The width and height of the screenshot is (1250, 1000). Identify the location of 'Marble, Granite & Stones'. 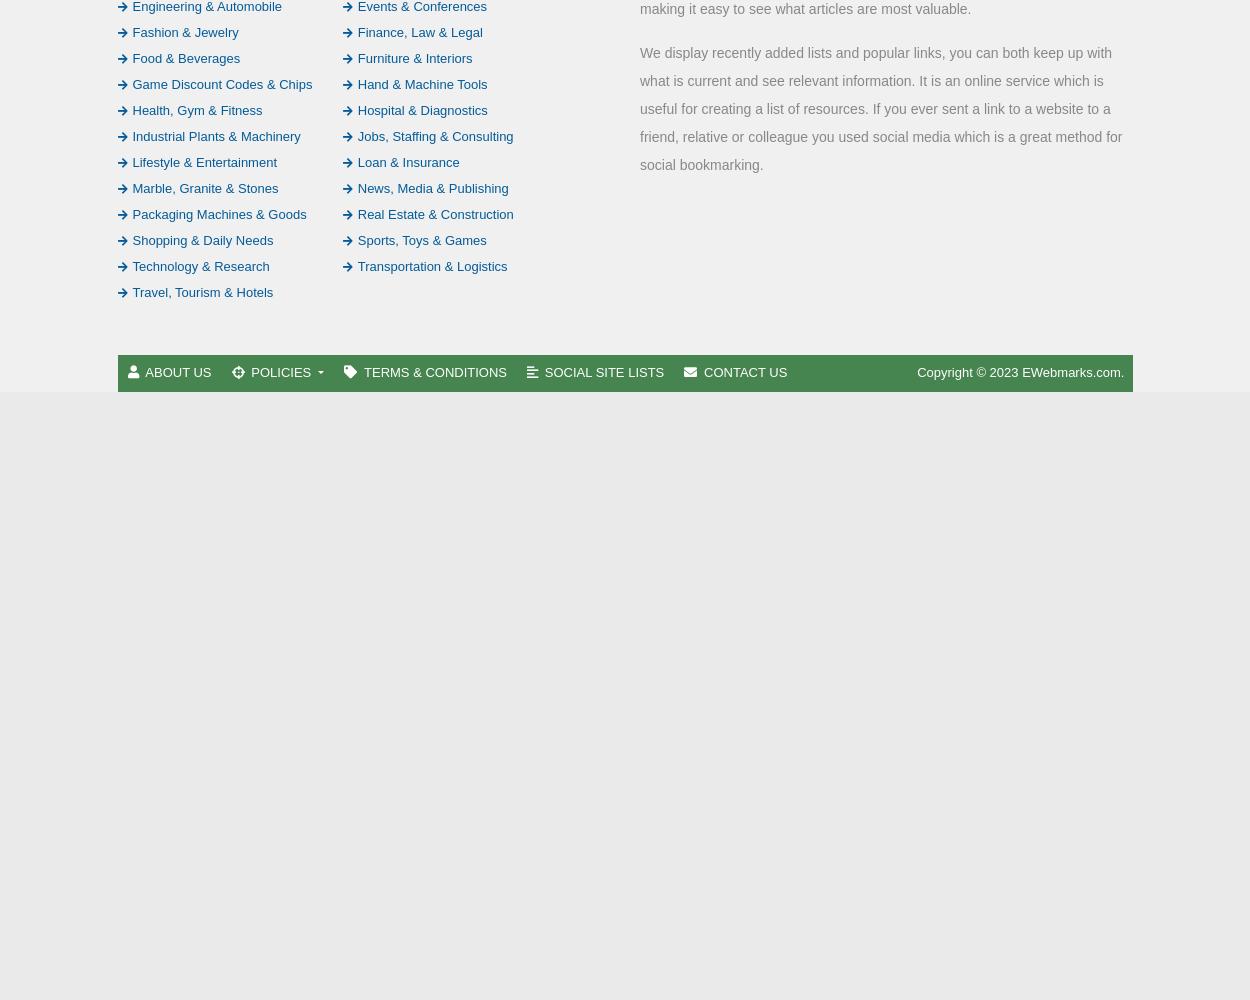
(204, 187).